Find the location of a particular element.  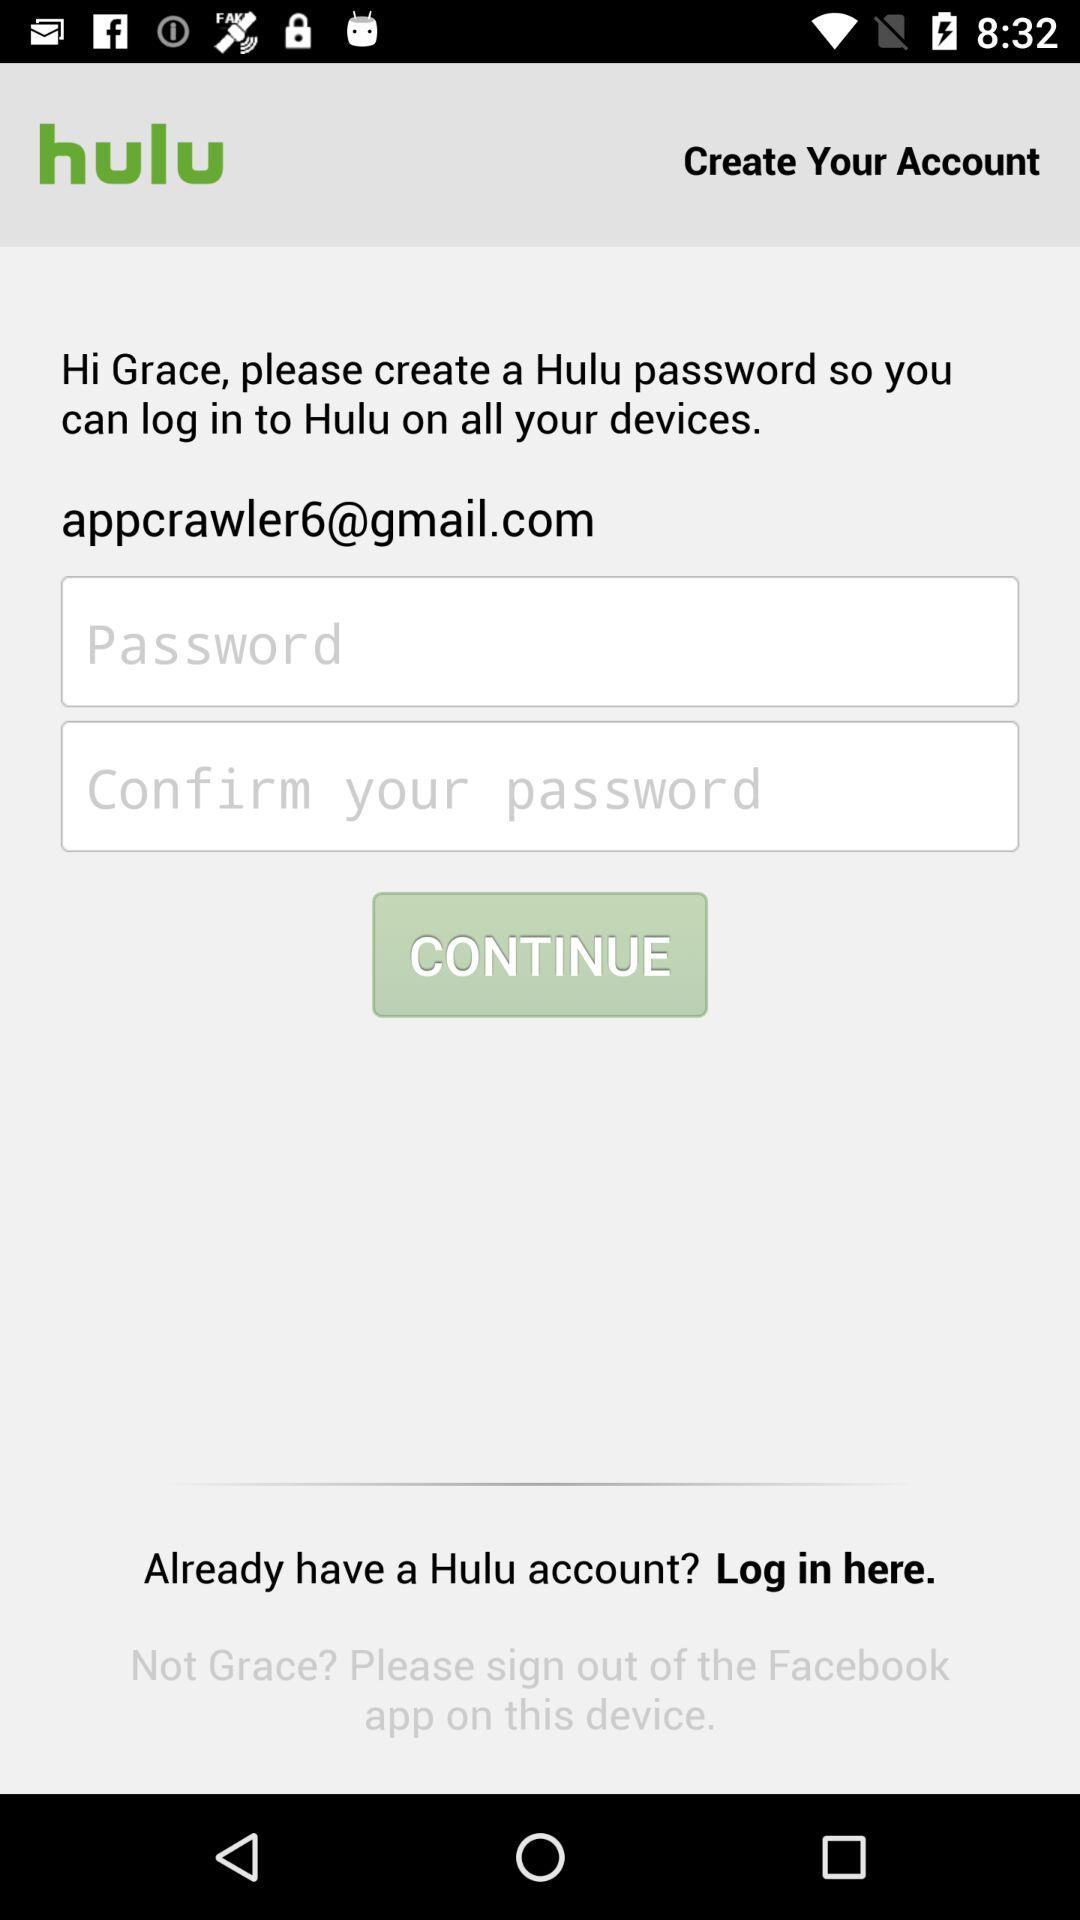

password is located at coordinates (540, 641).